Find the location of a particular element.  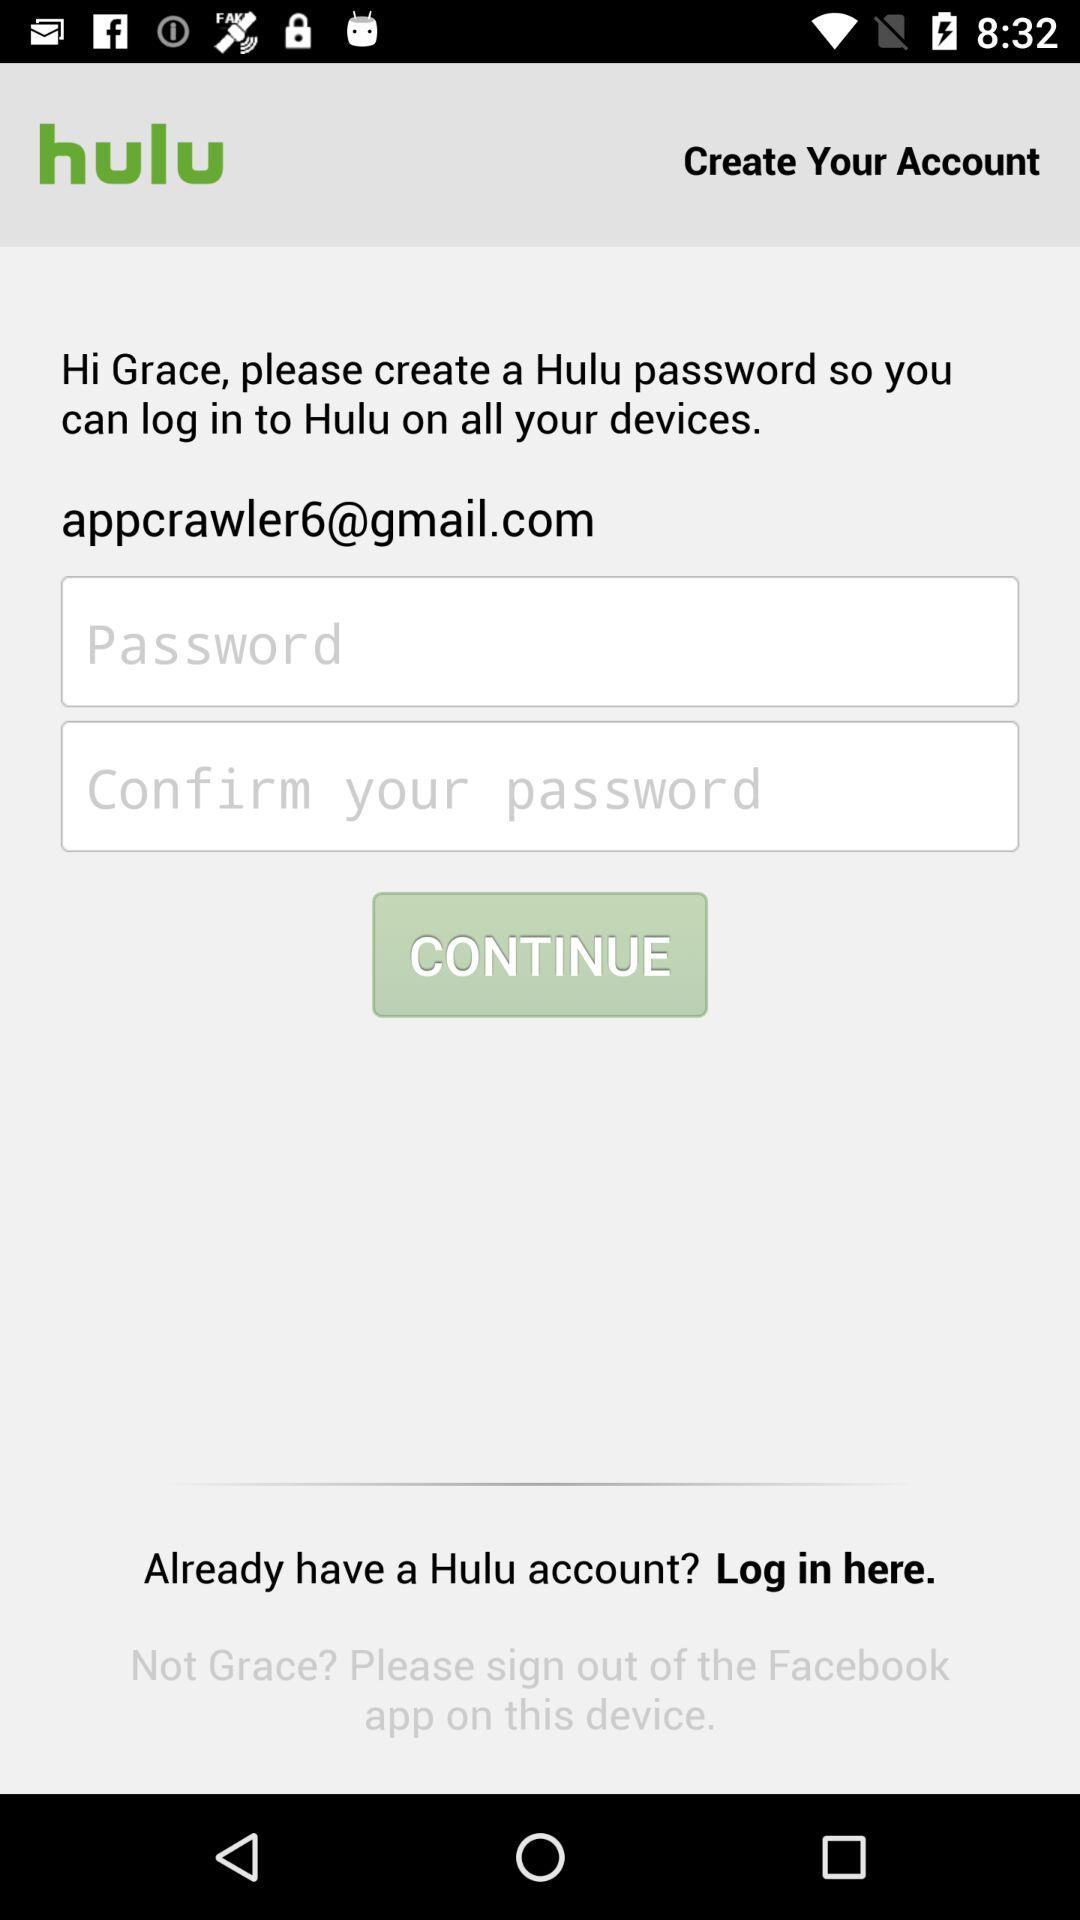

password is located at coordinates (540, 641).